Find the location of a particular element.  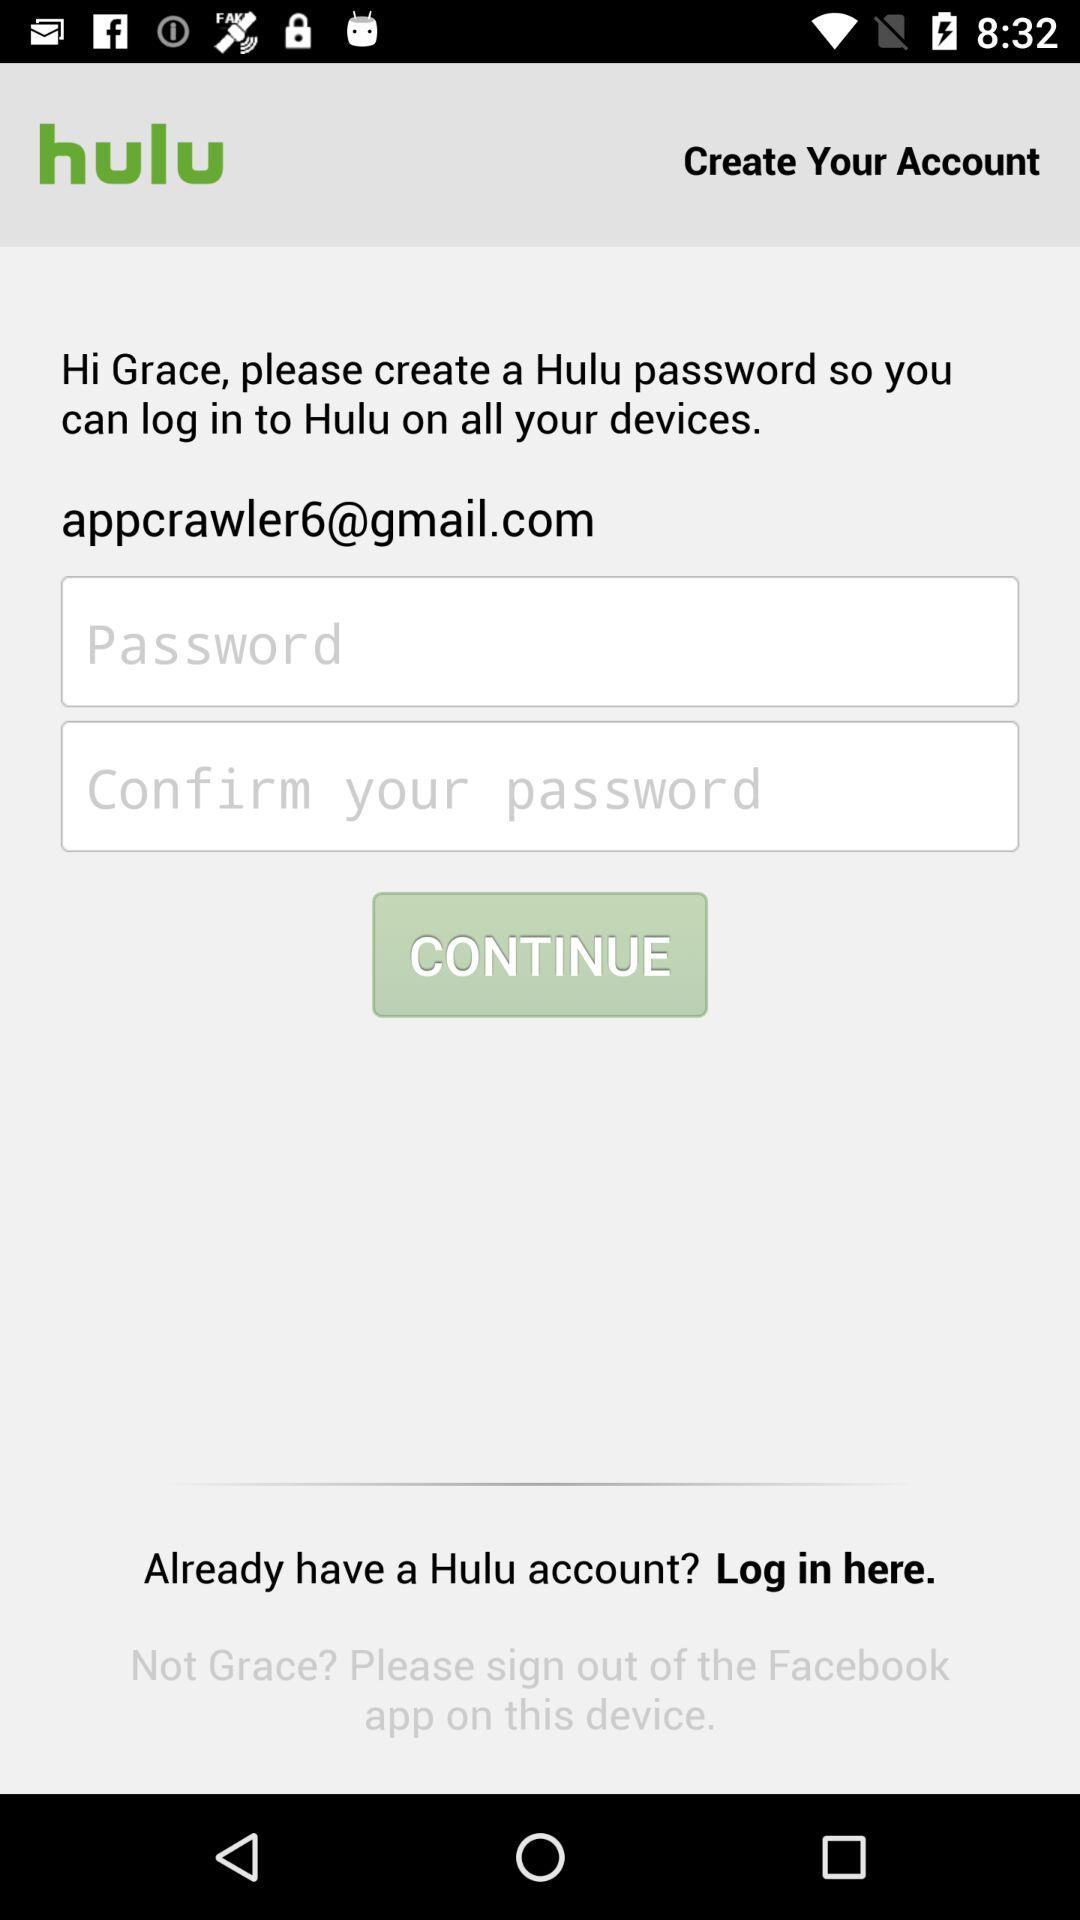

password is located at coordinates (540, 641).